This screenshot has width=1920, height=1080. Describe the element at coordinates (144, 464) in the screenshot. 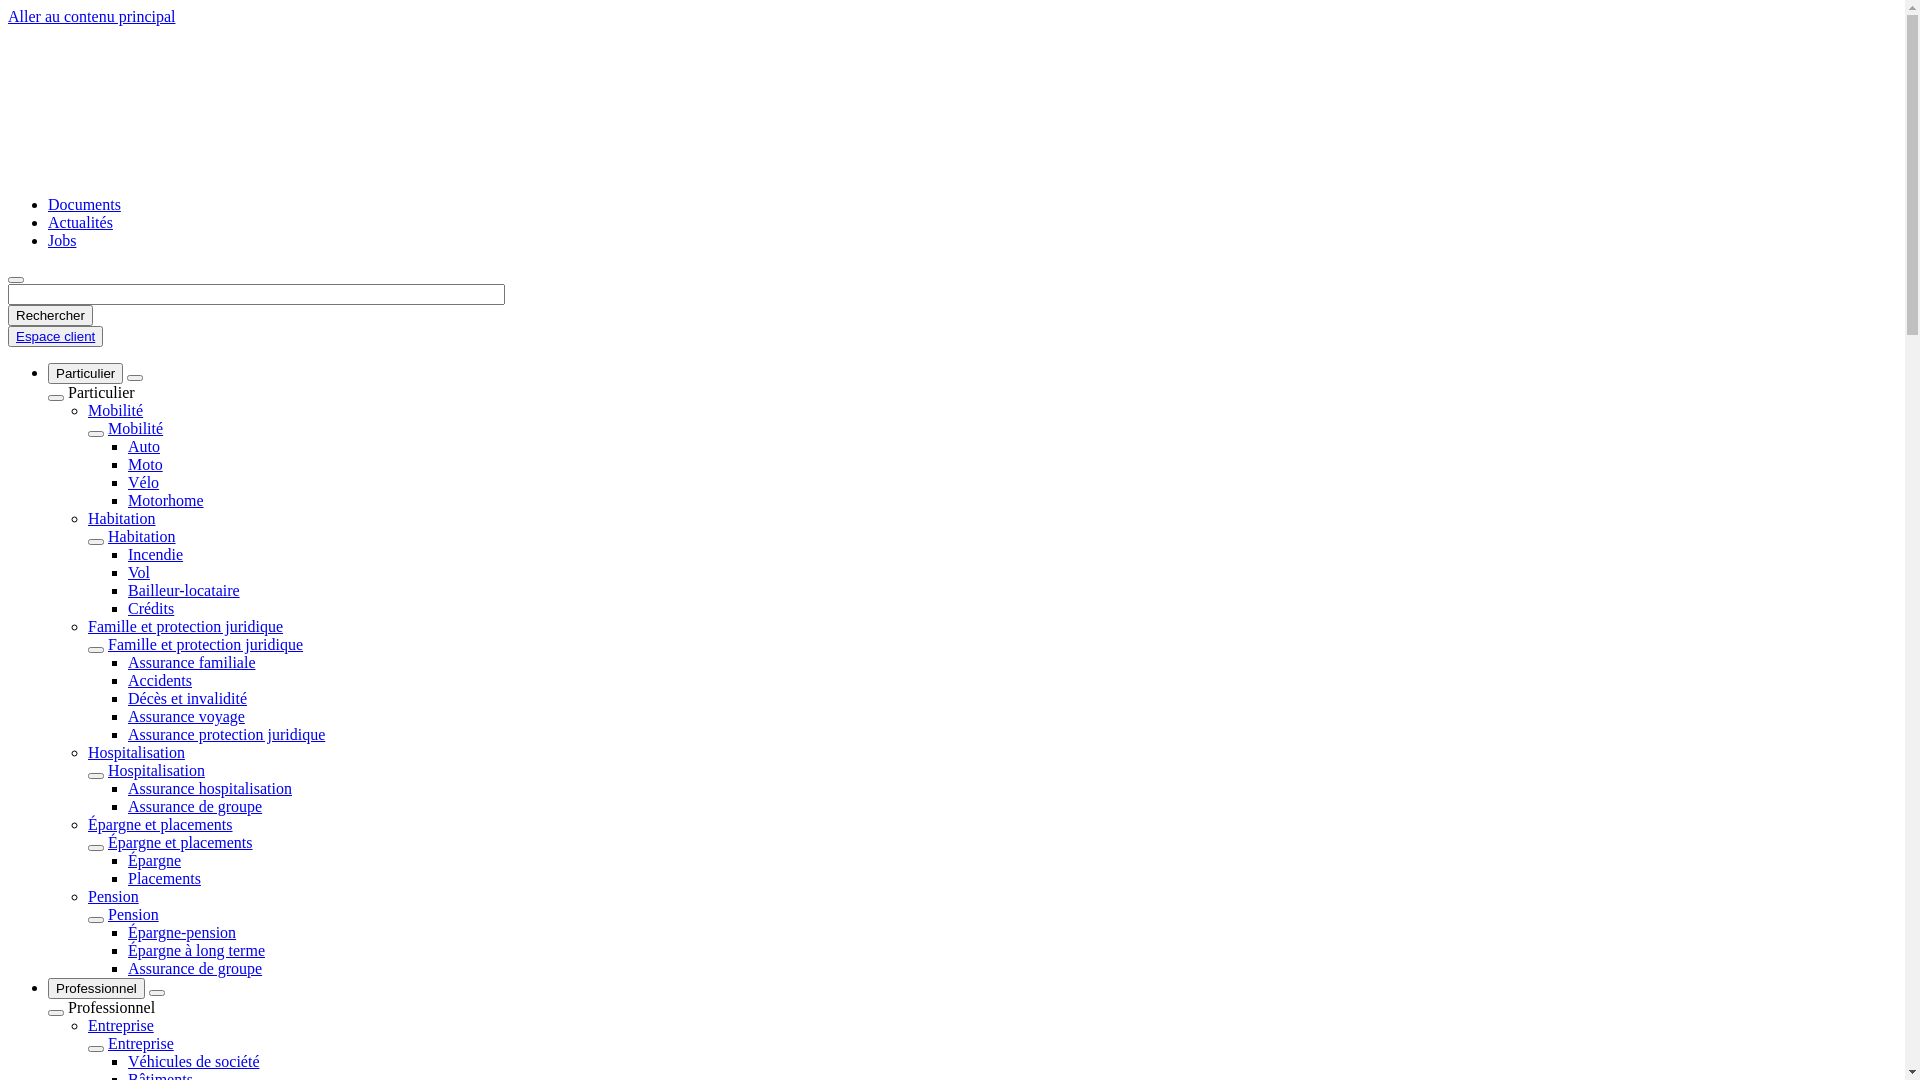

I see `'Moto'` at that location.